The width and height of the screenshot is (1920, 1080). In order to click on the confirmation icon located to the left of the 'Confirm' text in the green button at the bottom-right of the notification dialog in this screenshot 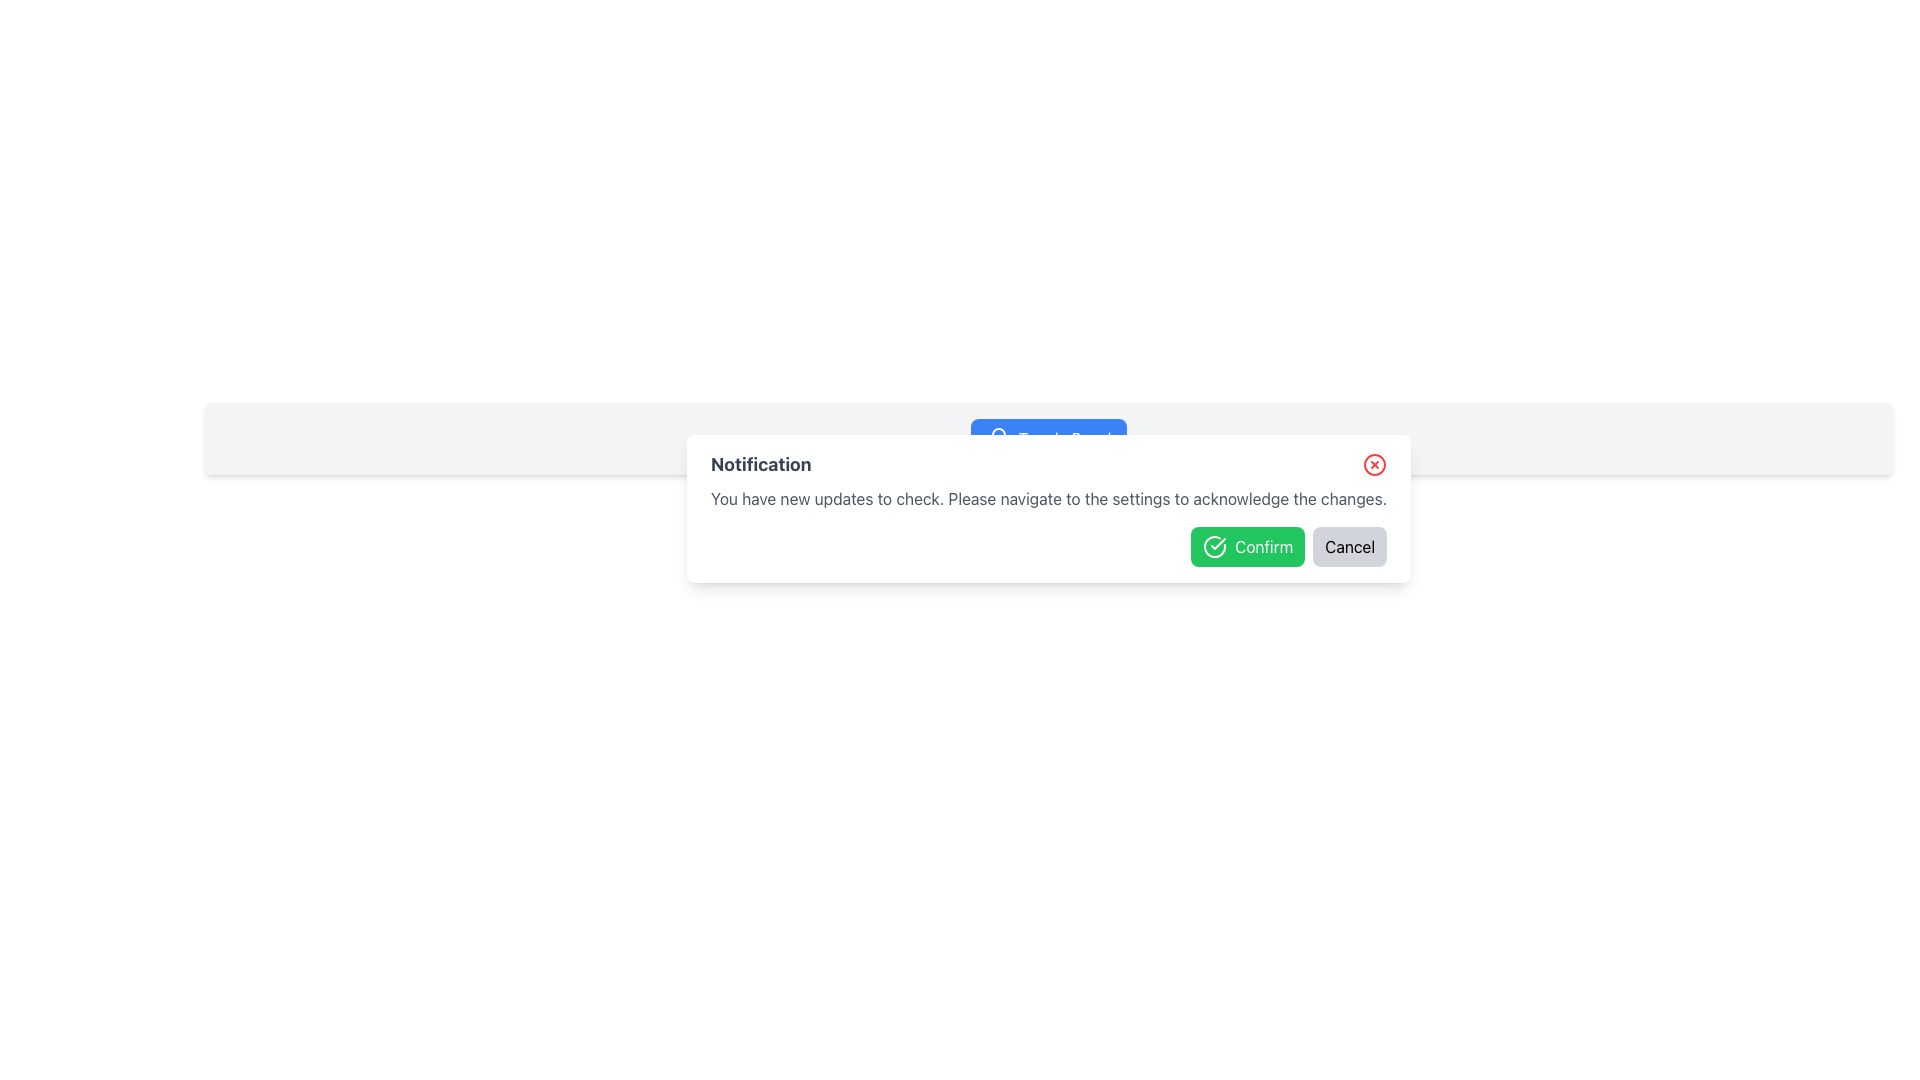, I will do `click(1214, 547)`.